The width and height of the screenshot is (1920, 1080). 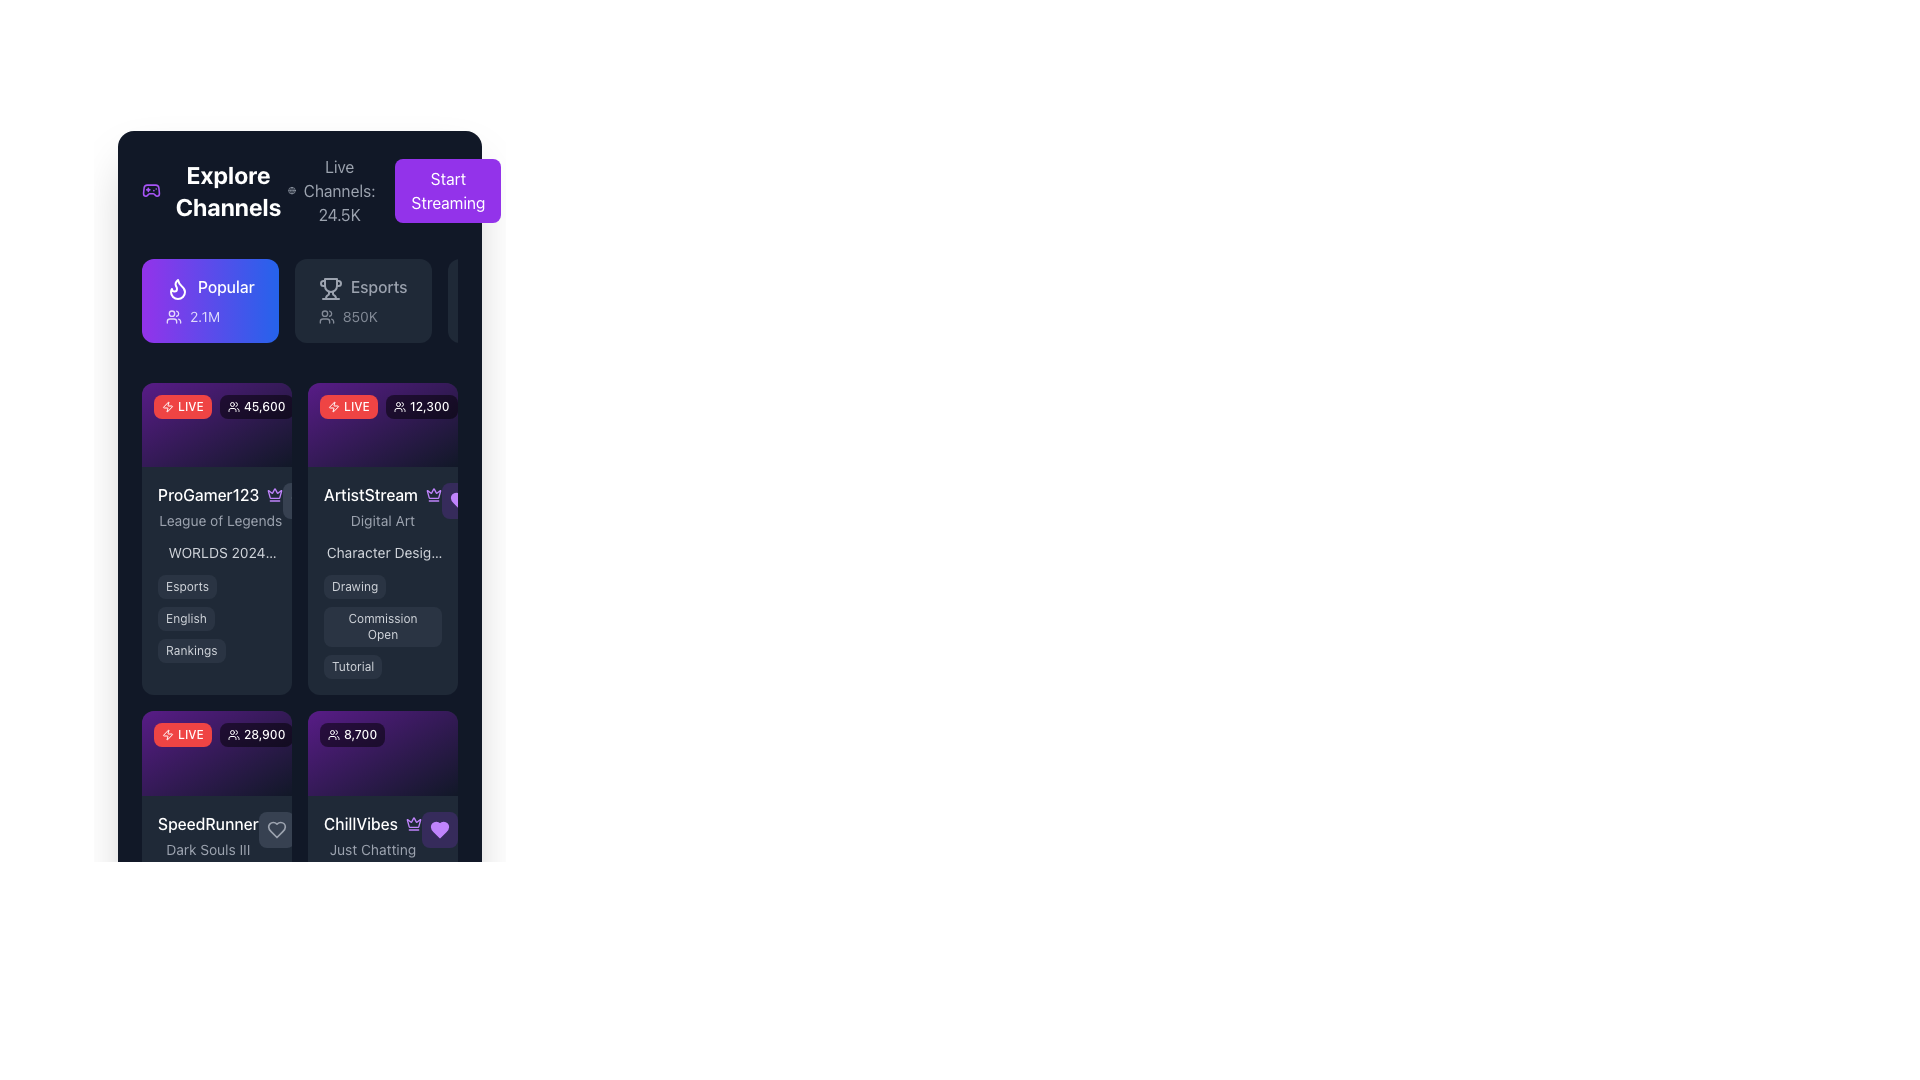 What do you see at coordinates (168, 735) in the screenshot?
I see `the lightning bolt SVG icon located inside the red button labeled 'LIVE' in the top-left corner of the card layout` at bounding box center [168, 735].